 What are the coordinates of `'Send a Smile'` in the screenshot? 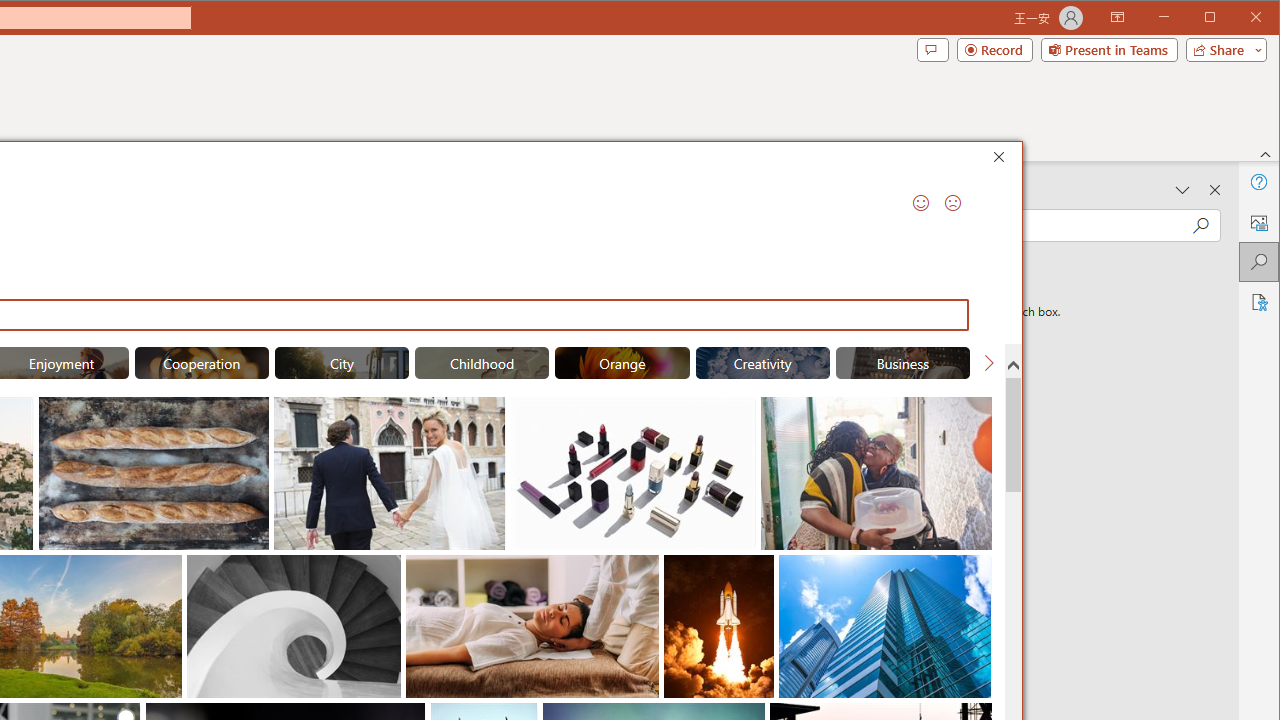 It's located at (919, 203).